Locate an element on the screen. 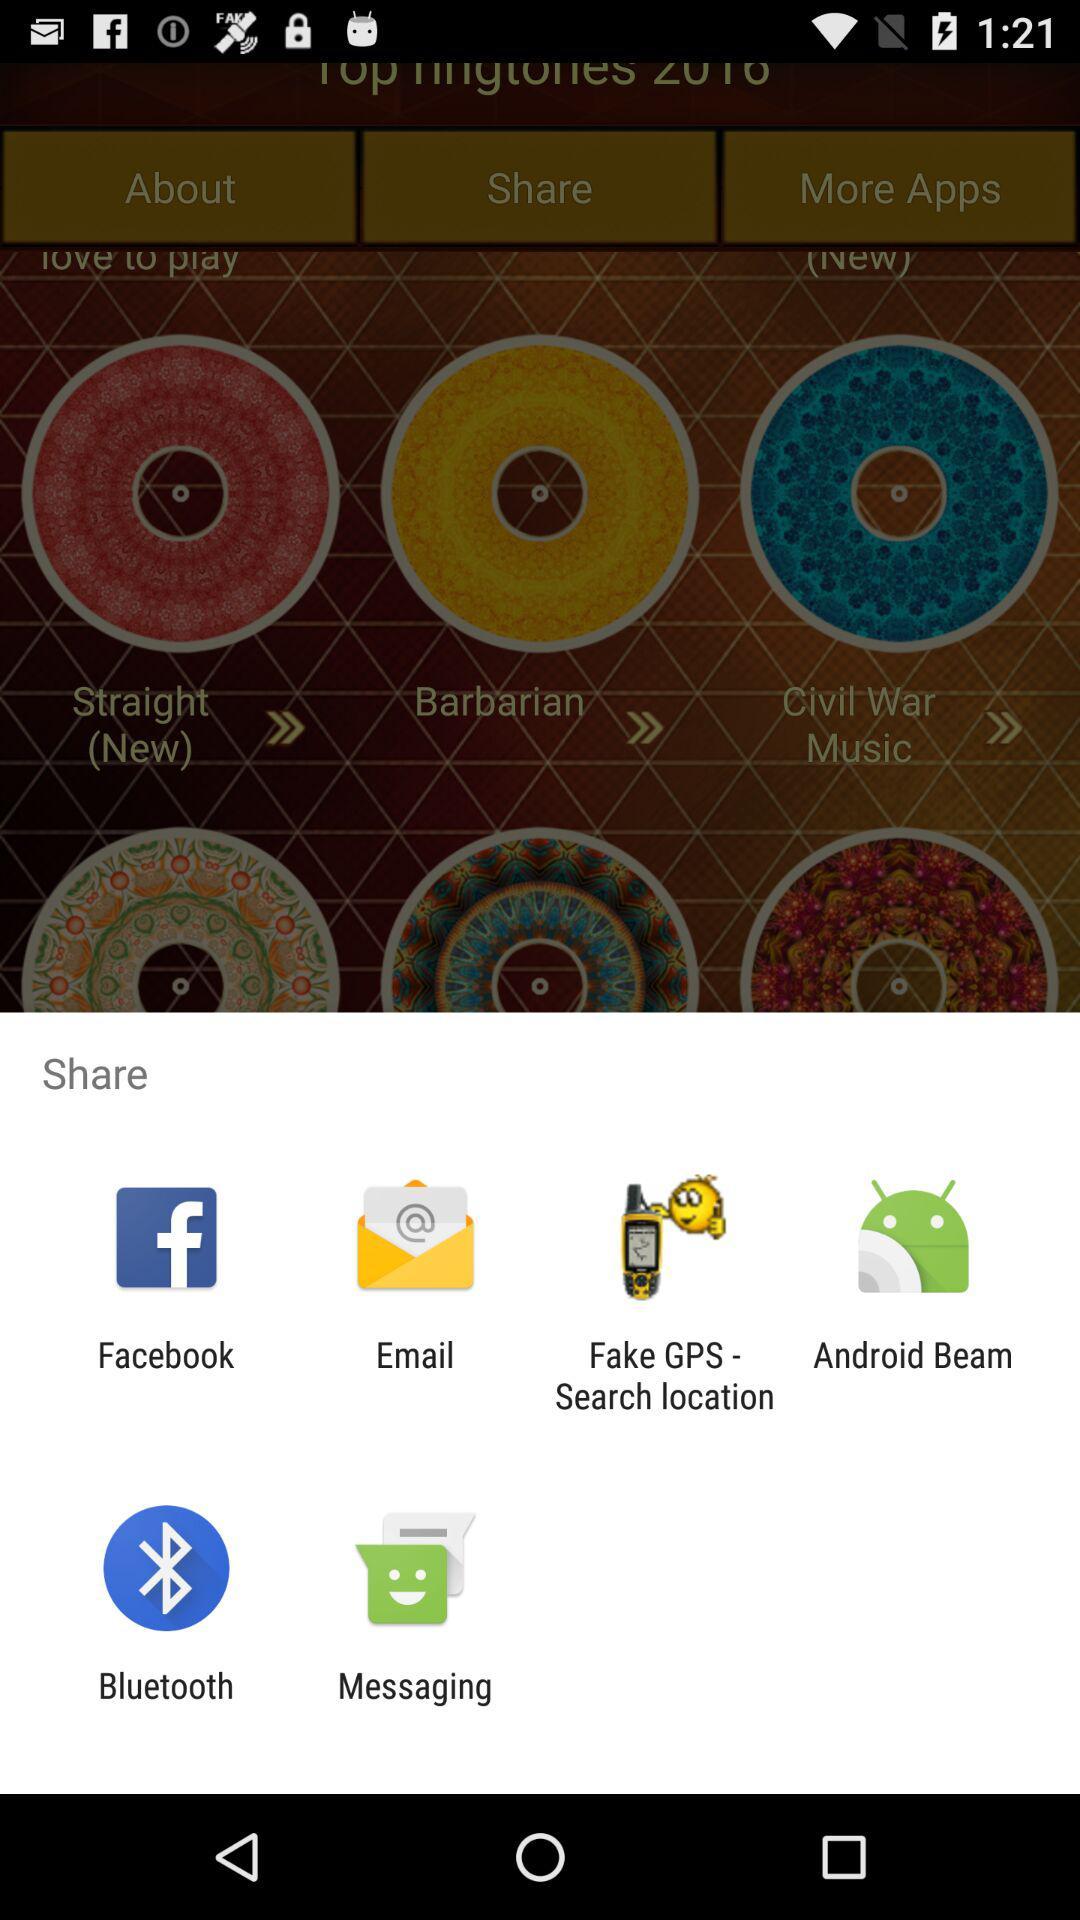  the messaging is located at coordinates (414, 1705).